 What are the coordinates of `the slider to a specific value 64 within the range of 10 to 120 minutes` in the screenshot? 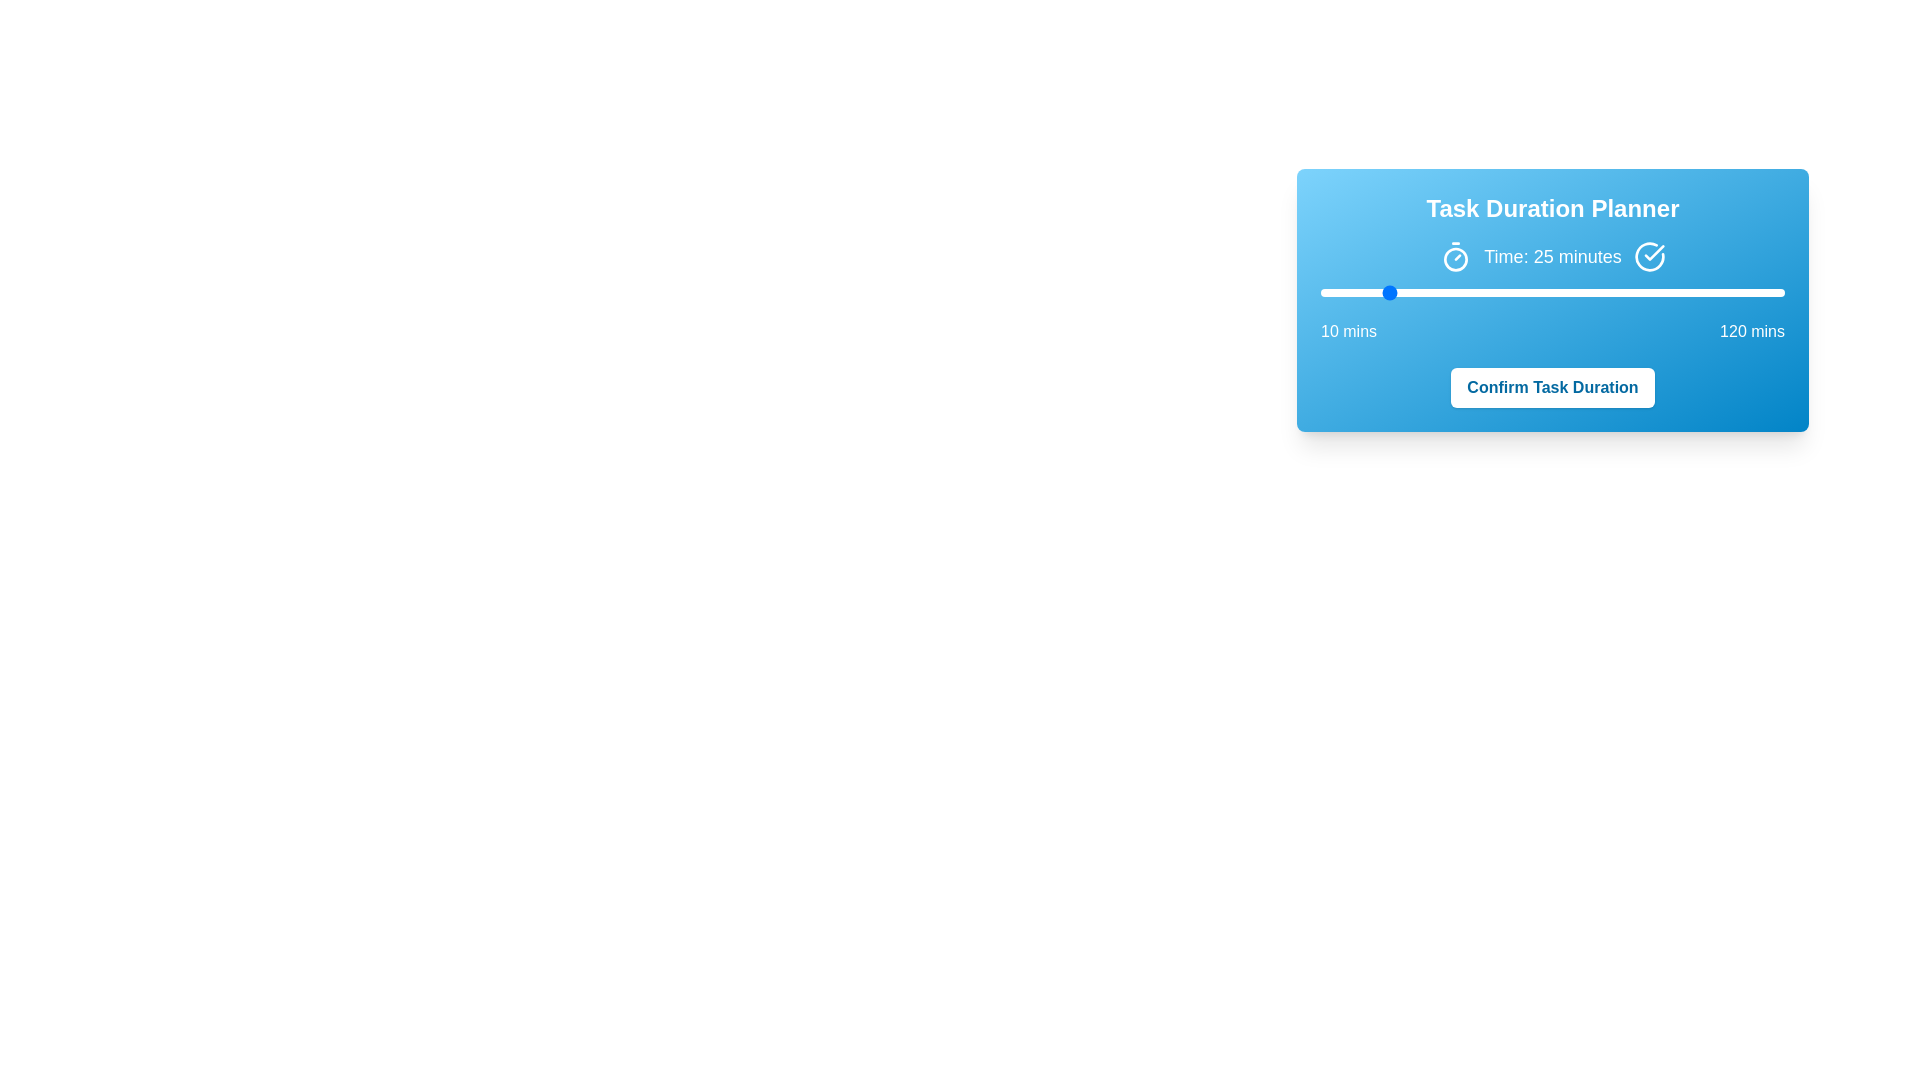 It's located at (1547, 293).